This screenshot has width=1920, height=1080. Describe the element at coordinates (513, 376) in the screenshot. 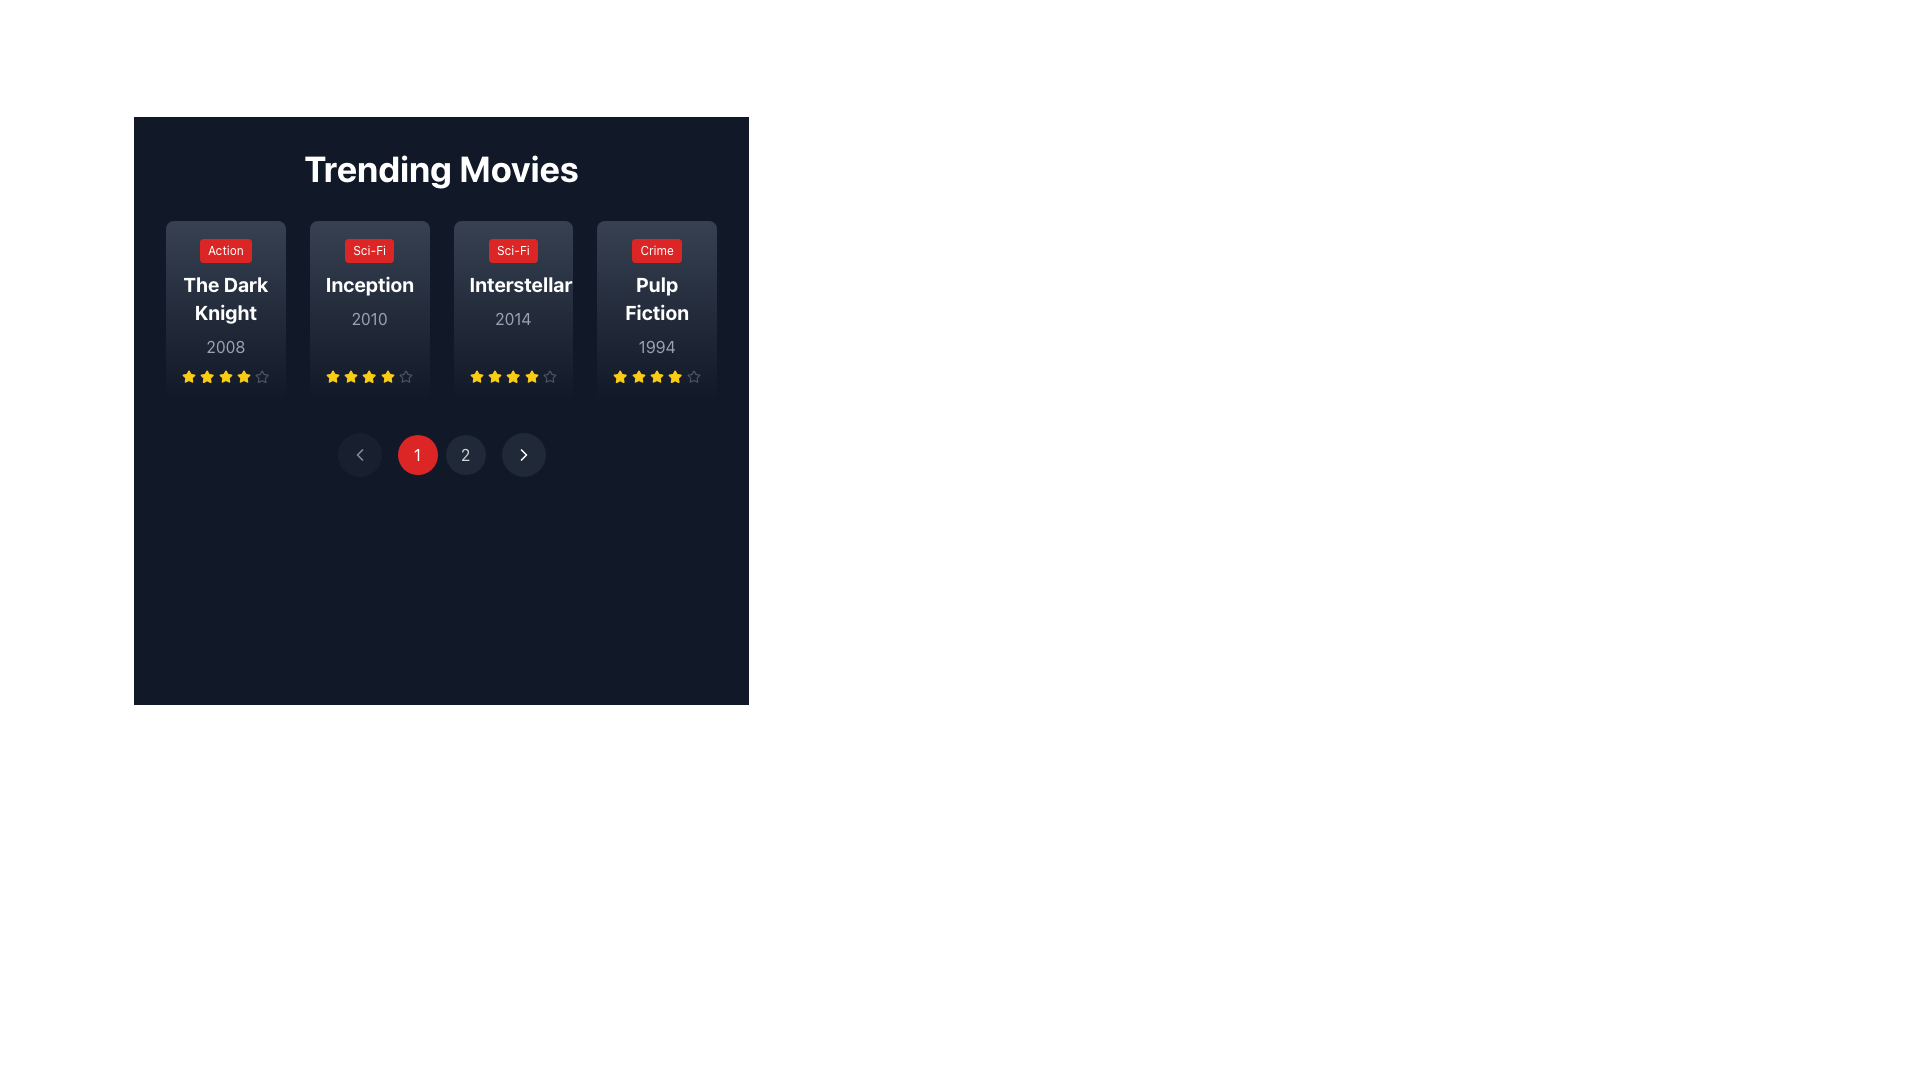

I see `the third star icon in the rating component for the movie 'Interstellar' on the 'Trending Movies' page` at that location.